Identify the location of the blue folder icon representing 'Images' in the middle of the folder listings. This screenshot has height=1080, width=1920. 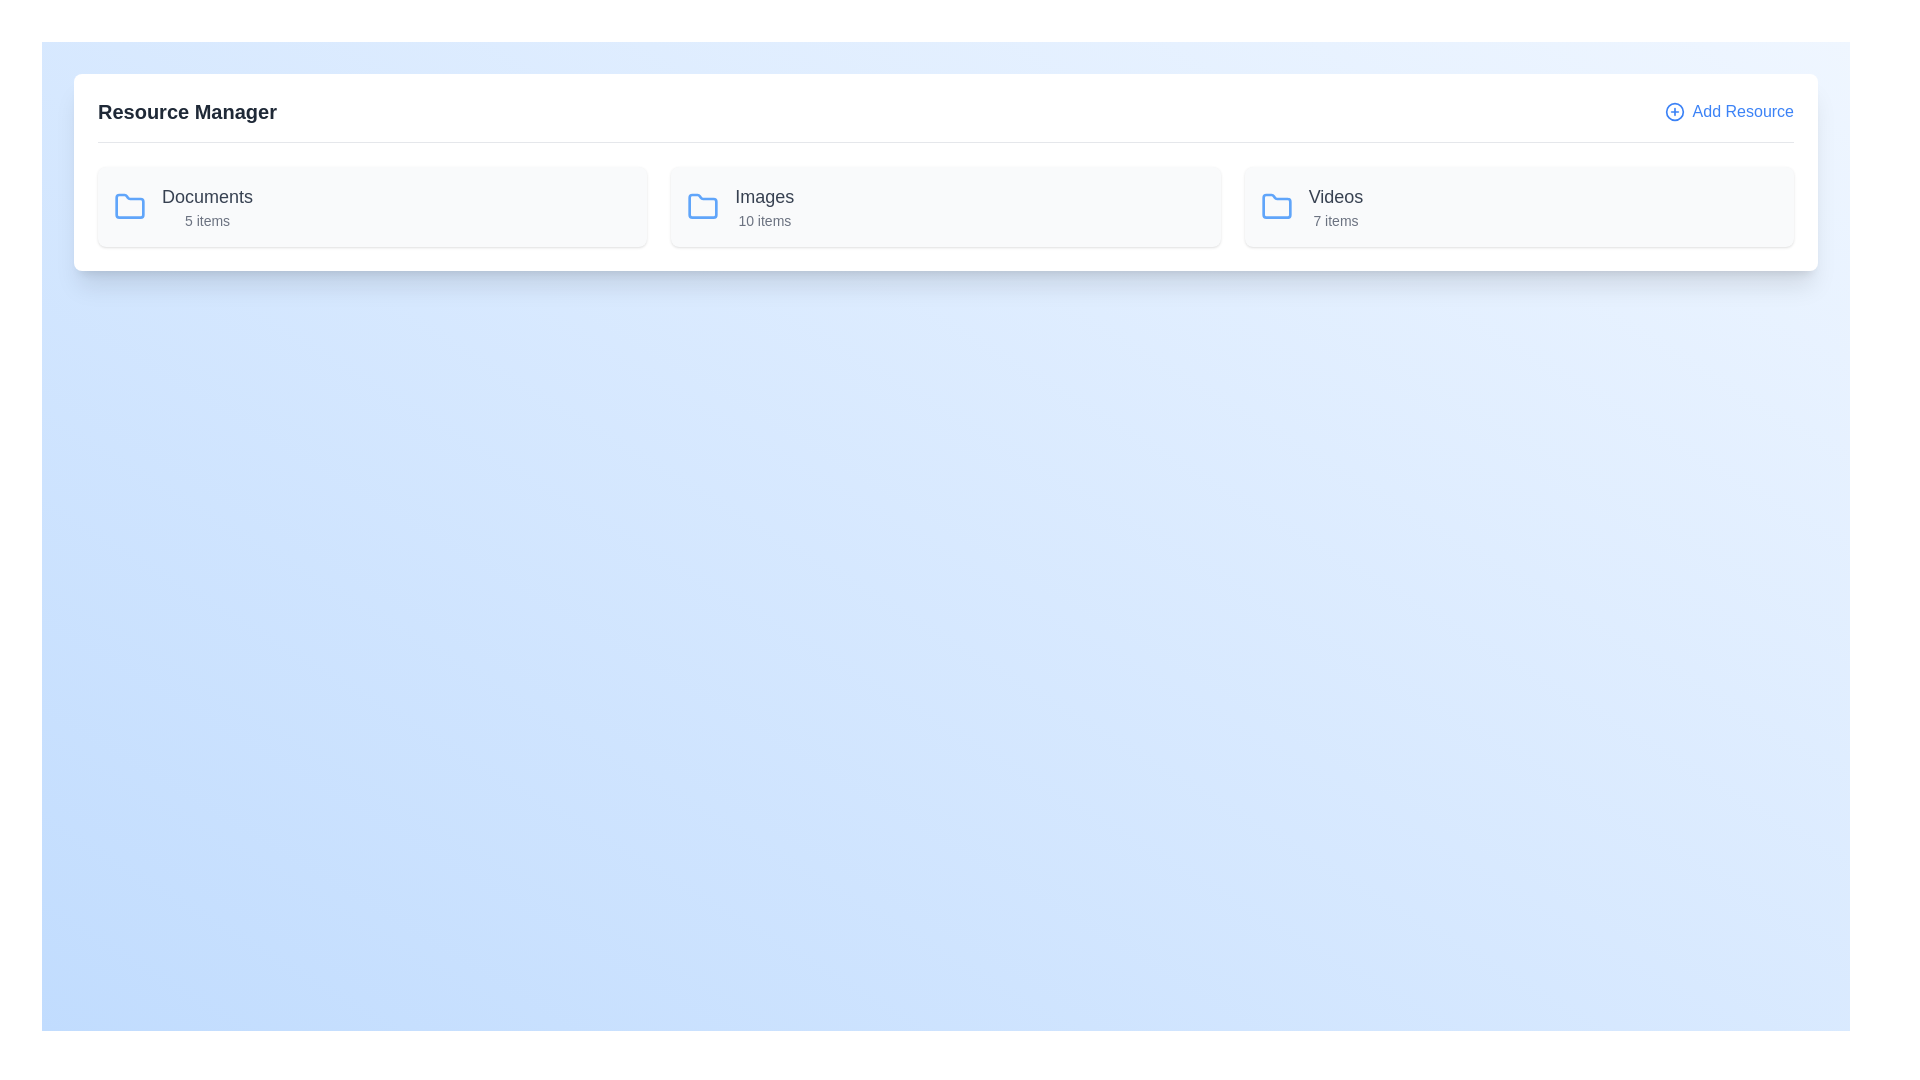
(703, 207).